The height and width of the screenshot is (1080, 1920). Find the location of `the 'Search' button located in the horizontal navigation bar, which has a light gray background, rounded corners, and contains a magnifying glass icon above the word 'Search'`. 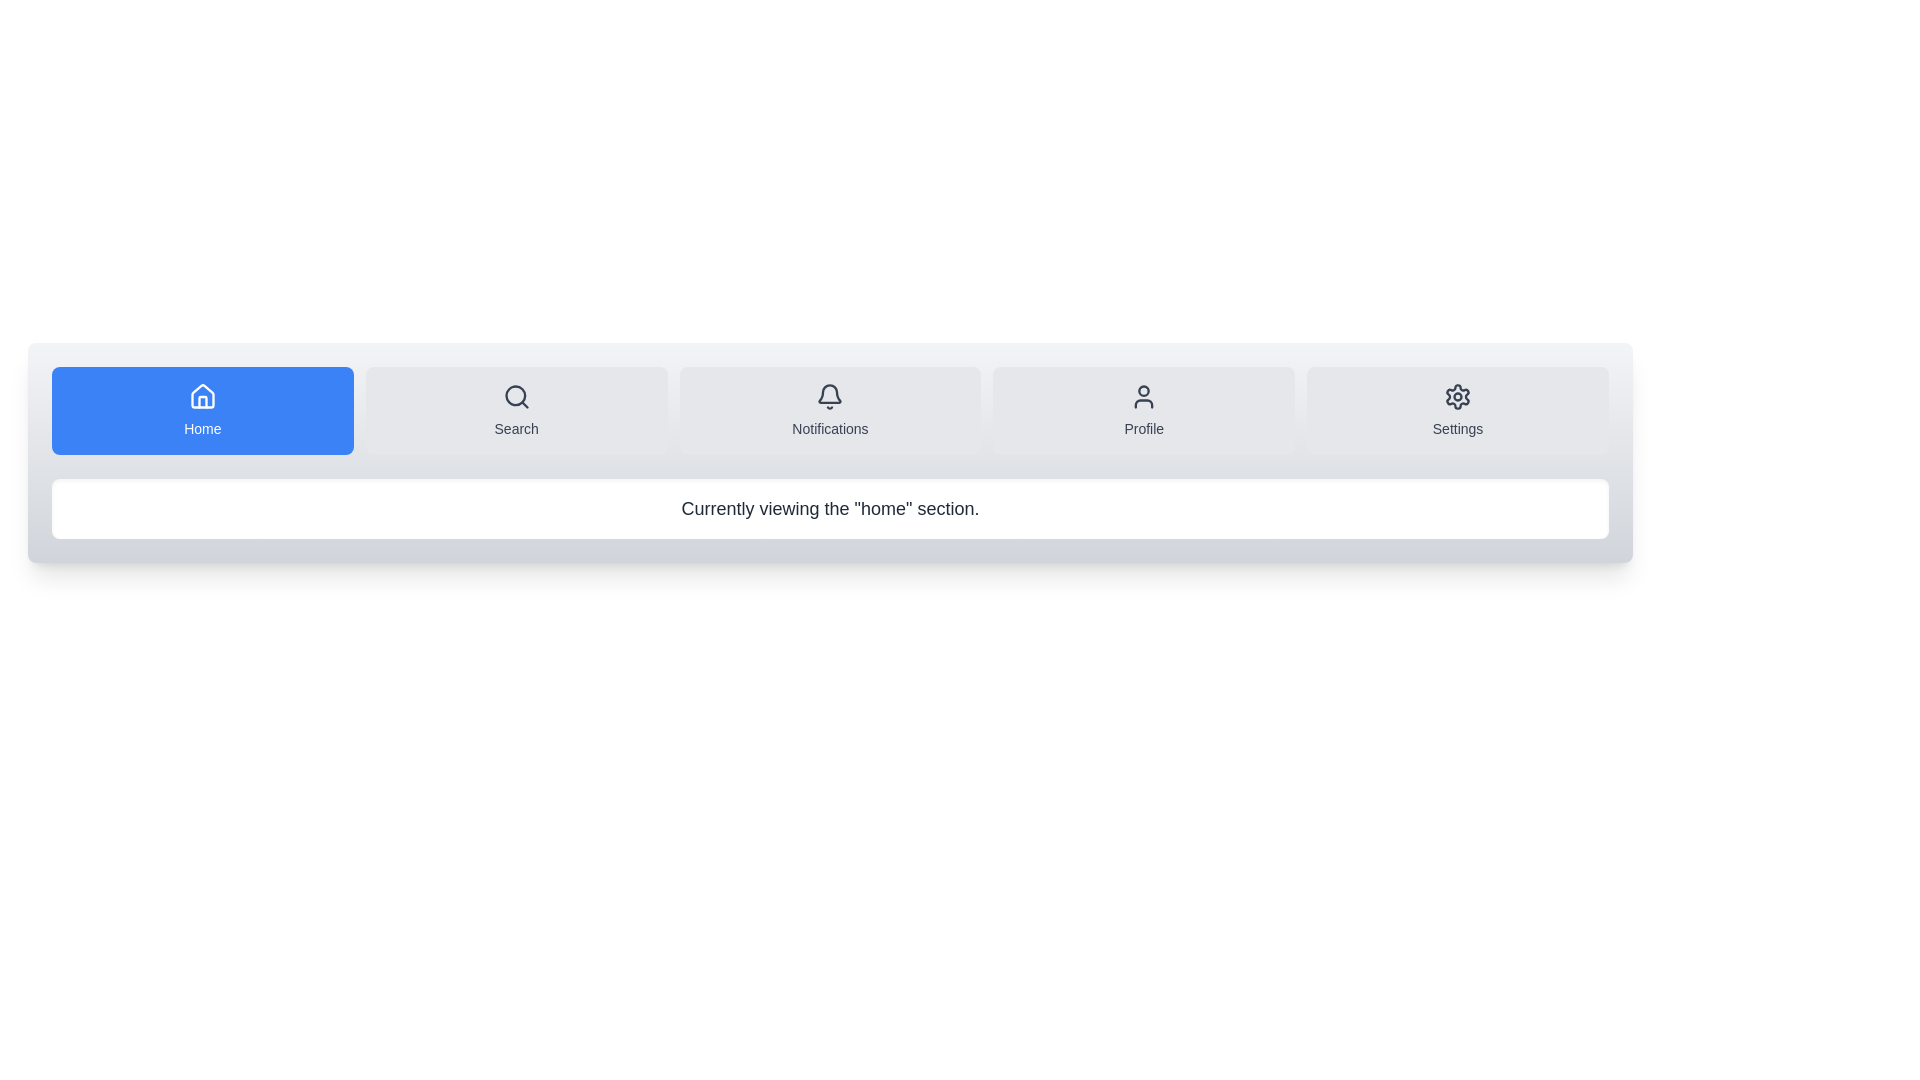

the 'Search' button located in the horizontal navigation bar, which has a light gray background, rounded corners, and contains a magnifying glass icon above the word 'Search' is located at coordinates (516, 410).